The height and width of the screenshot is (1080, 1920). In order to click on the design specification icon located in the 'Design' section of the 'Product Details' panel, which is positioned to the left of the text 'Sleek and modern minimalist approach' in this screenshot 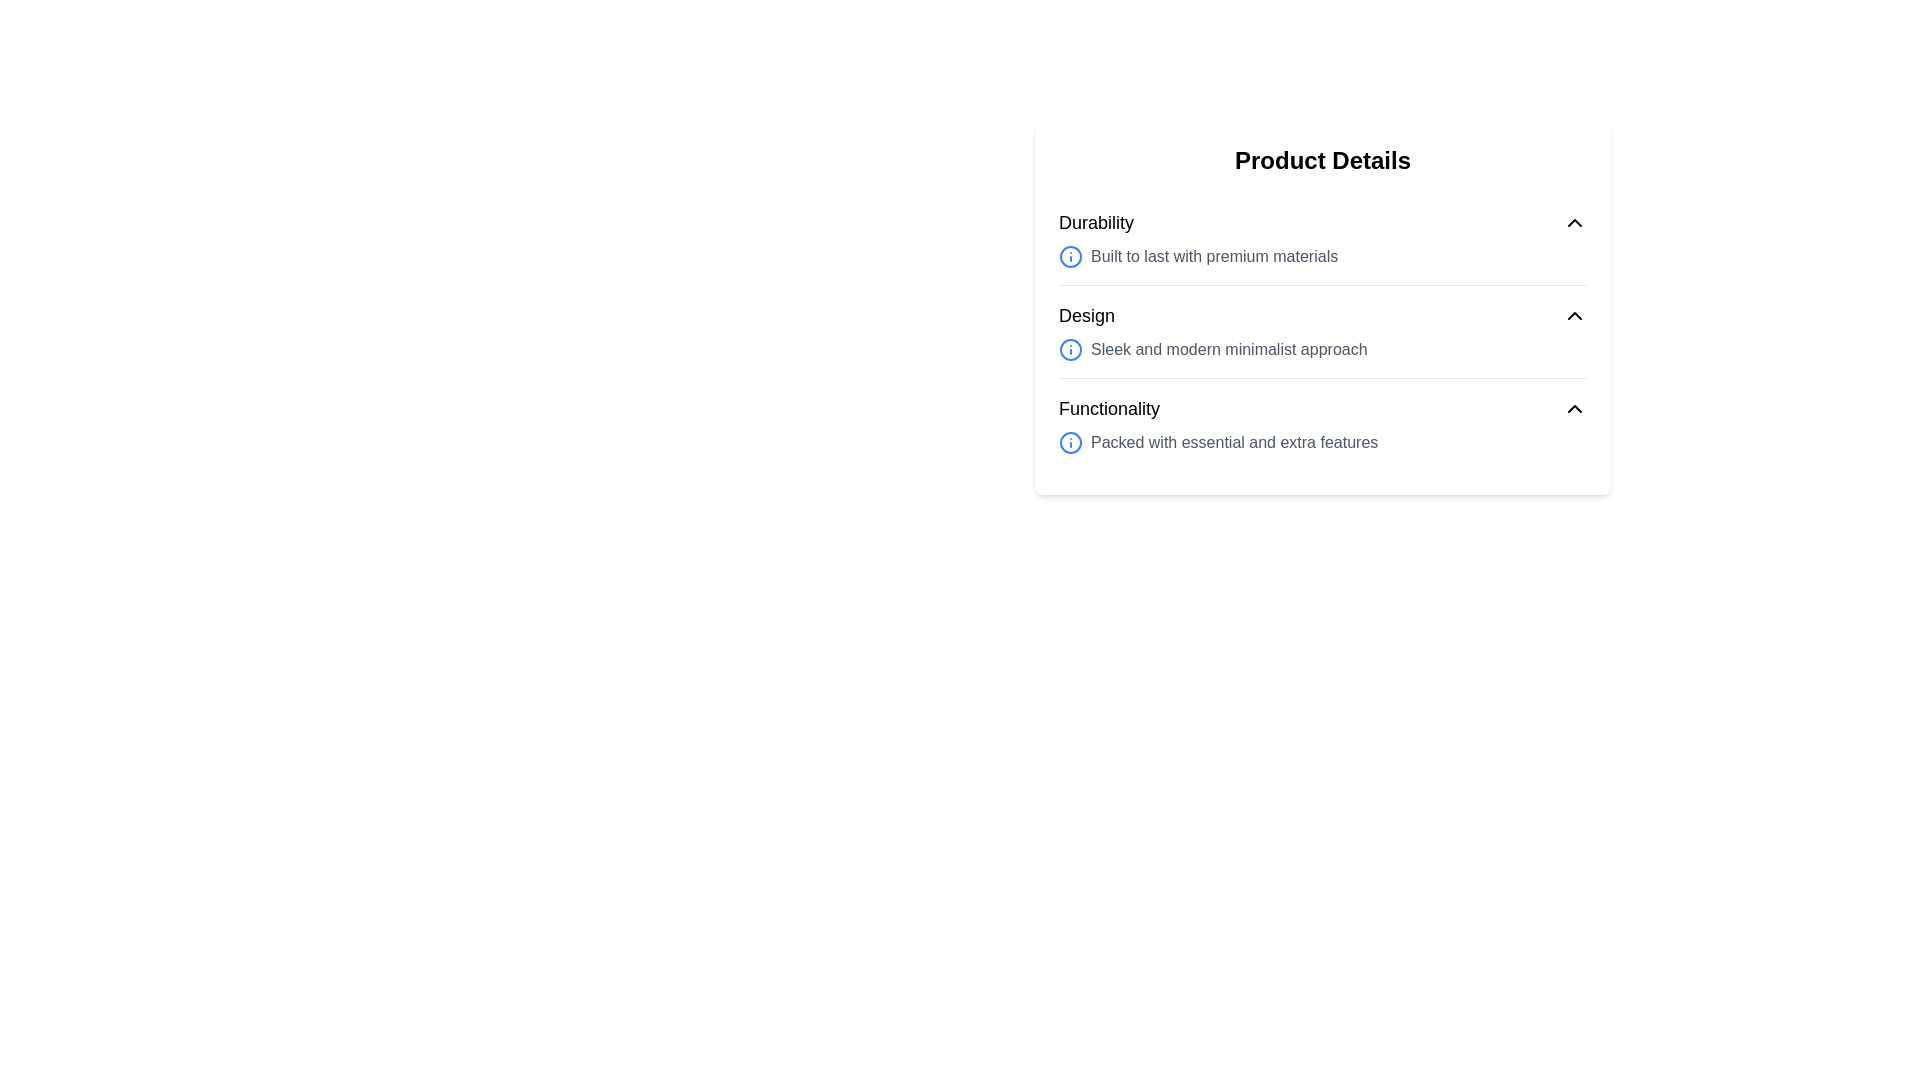, I will do `click(1069, 349)`.